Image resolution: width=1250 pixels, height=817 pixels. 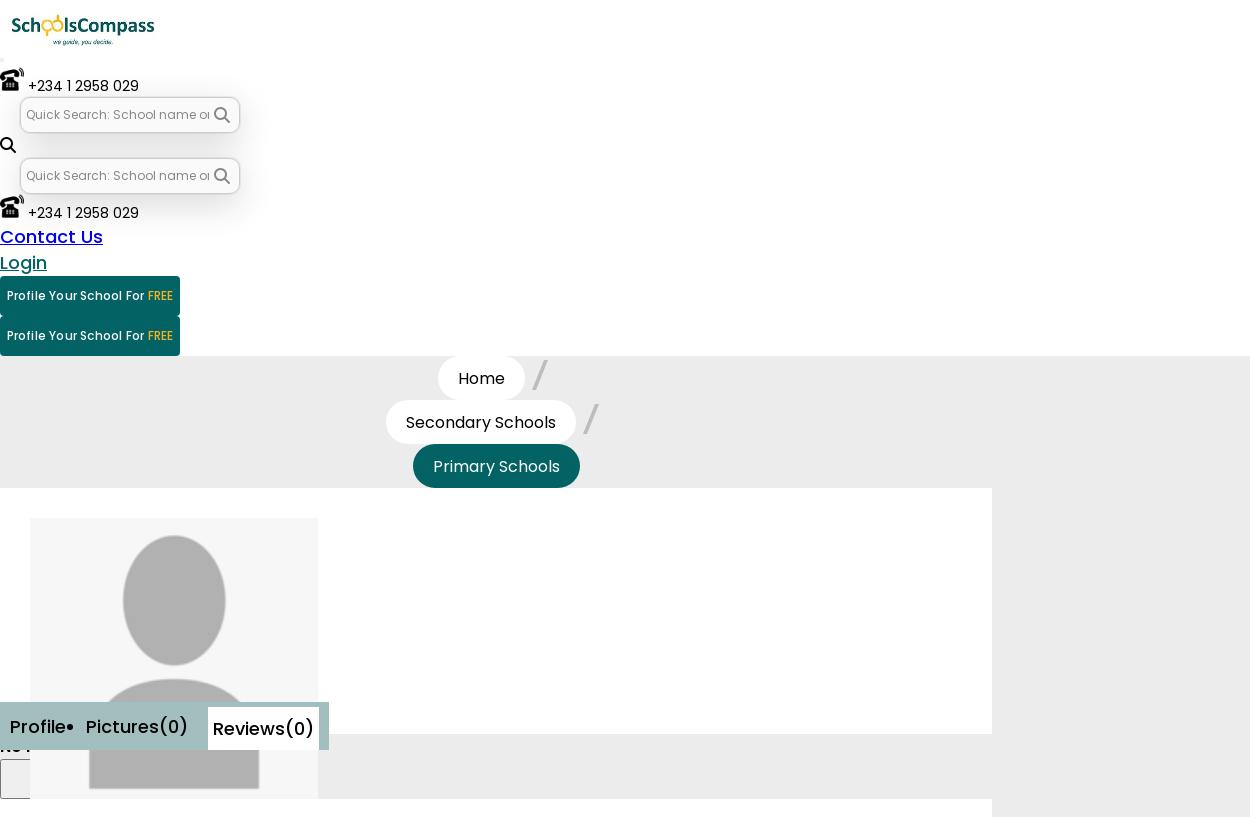 I want to click on 'Primary Schools', so click(x=494, y=465).